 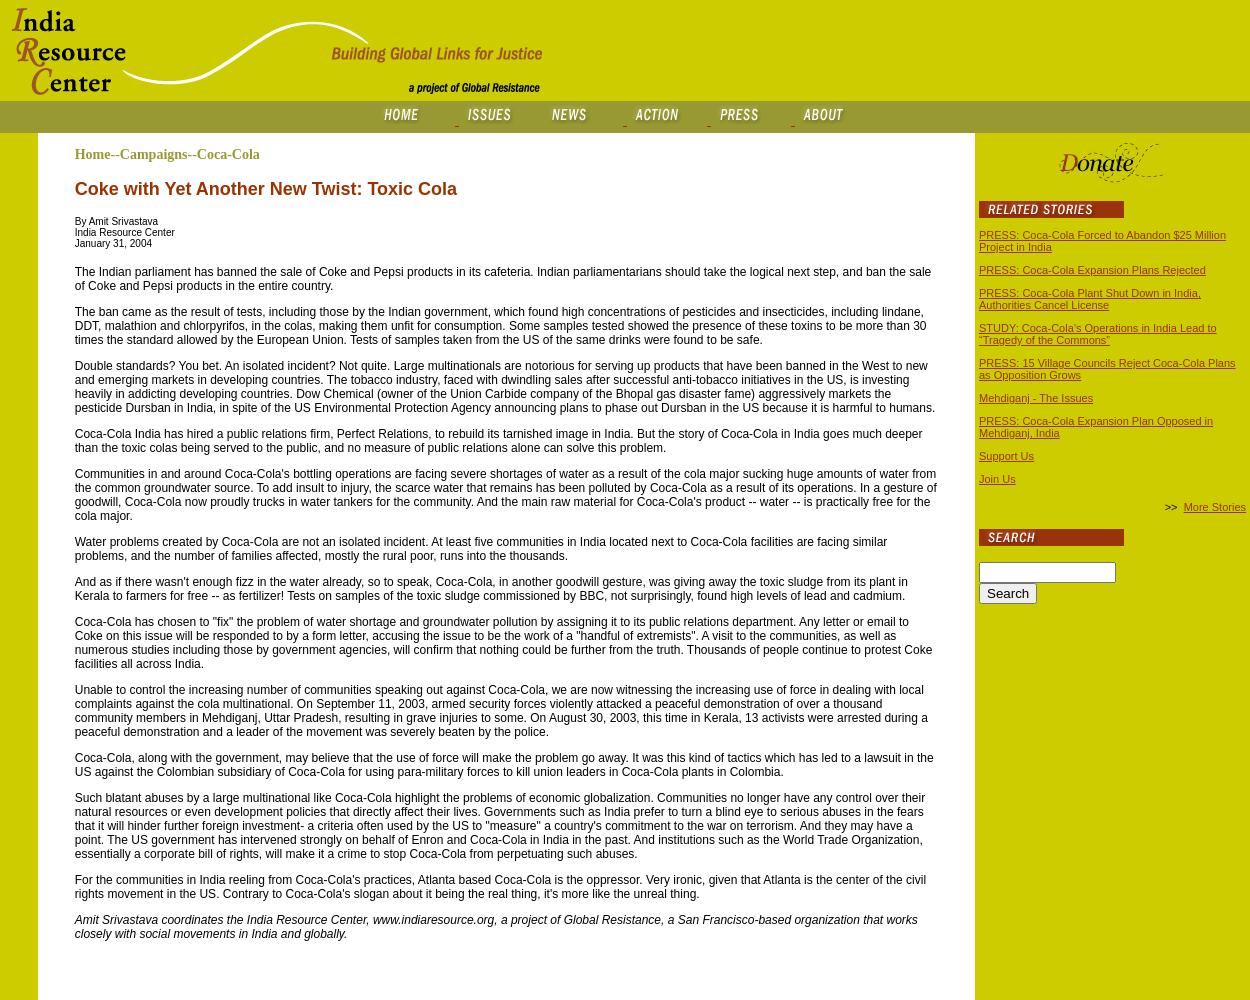 I want to click on 'Coca-Cola India has hired a public relations firm, Perfect Relations, to rebuild its tarnished image in India. But the story of Coca-Cola in India goes much deeper than the toxic colas being served to the public, and no measure of public relations alone can solve this problem.', so click(x=73, y=440).